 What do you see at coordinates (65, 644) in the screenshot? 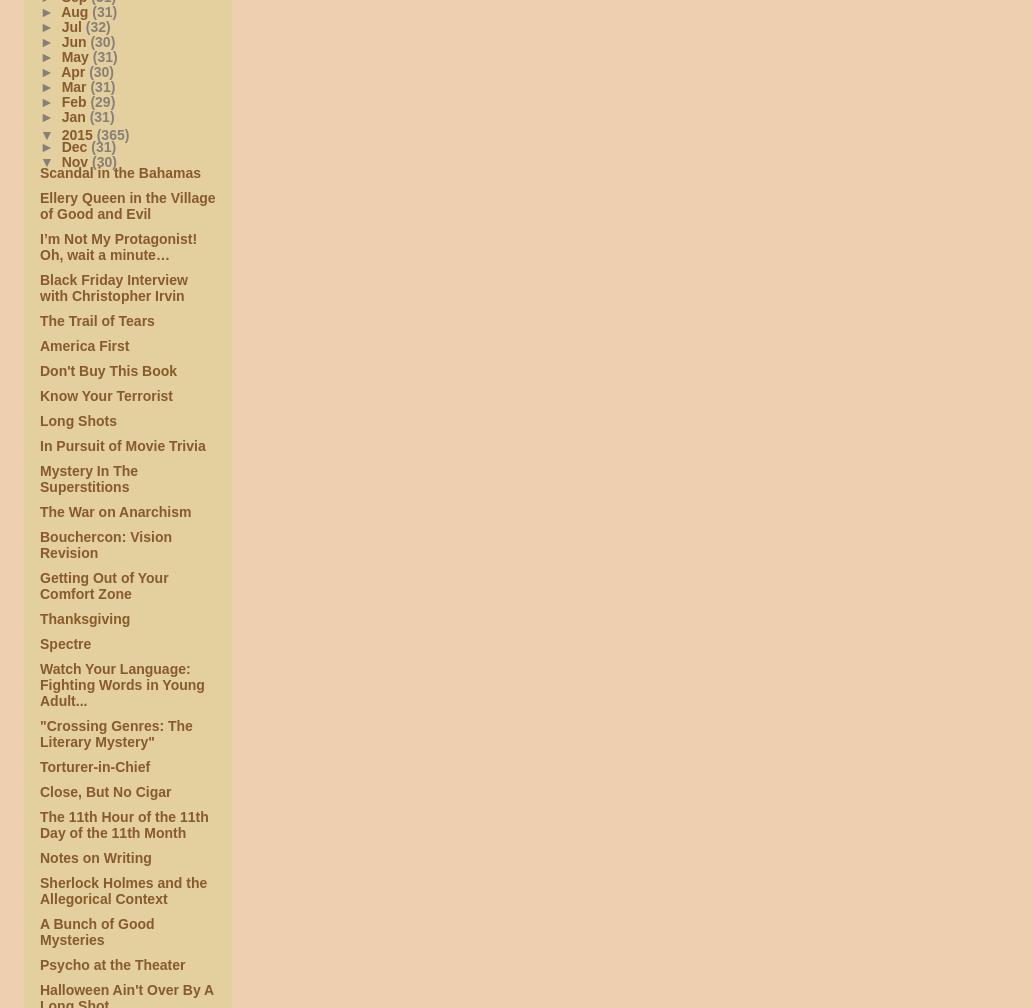
I see `'Spectre'` at bounding box center [65, 644].